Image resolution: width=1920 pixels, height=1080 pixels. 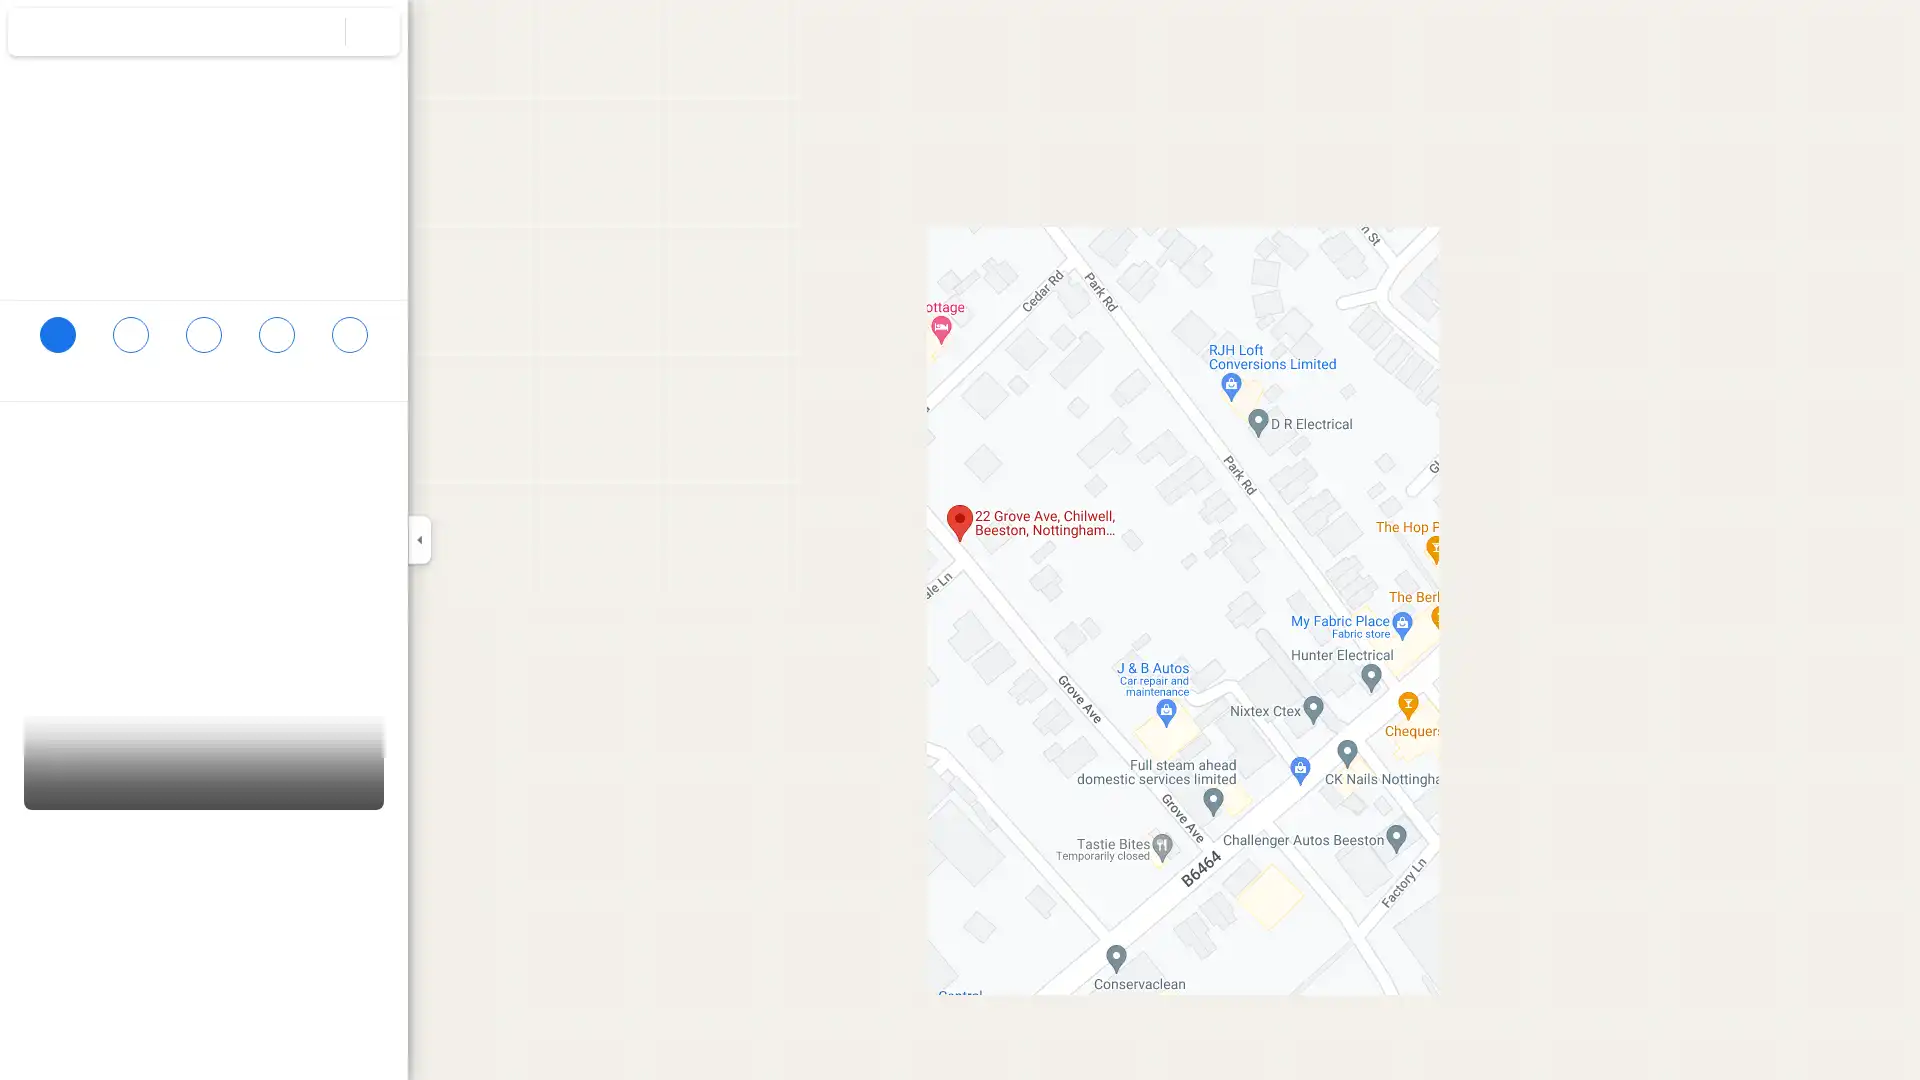 What do you see at coordinates (204, 749) in the screenshot?
I see `Street View` at bounding box center [204, 749].